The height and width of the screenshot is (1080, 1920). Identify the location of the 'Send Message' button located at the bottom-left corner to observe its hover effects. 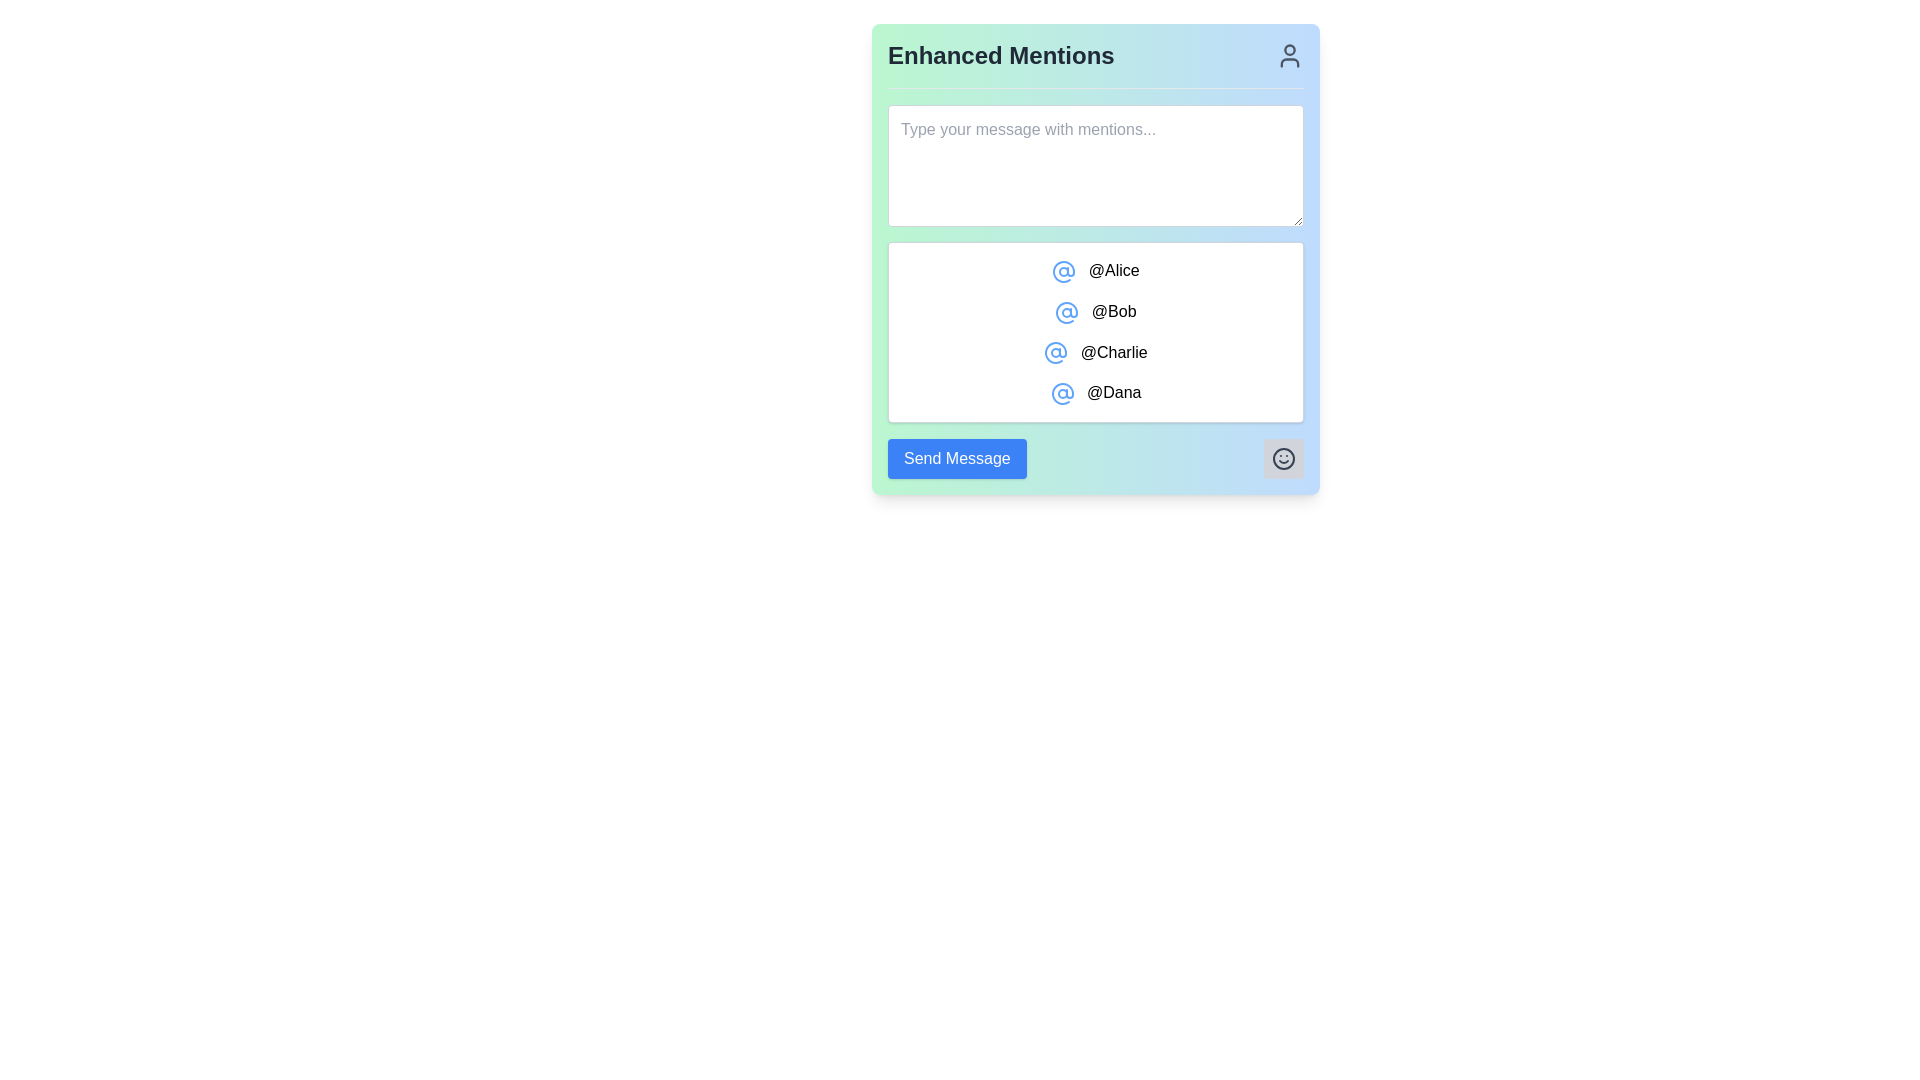
(956, 459).